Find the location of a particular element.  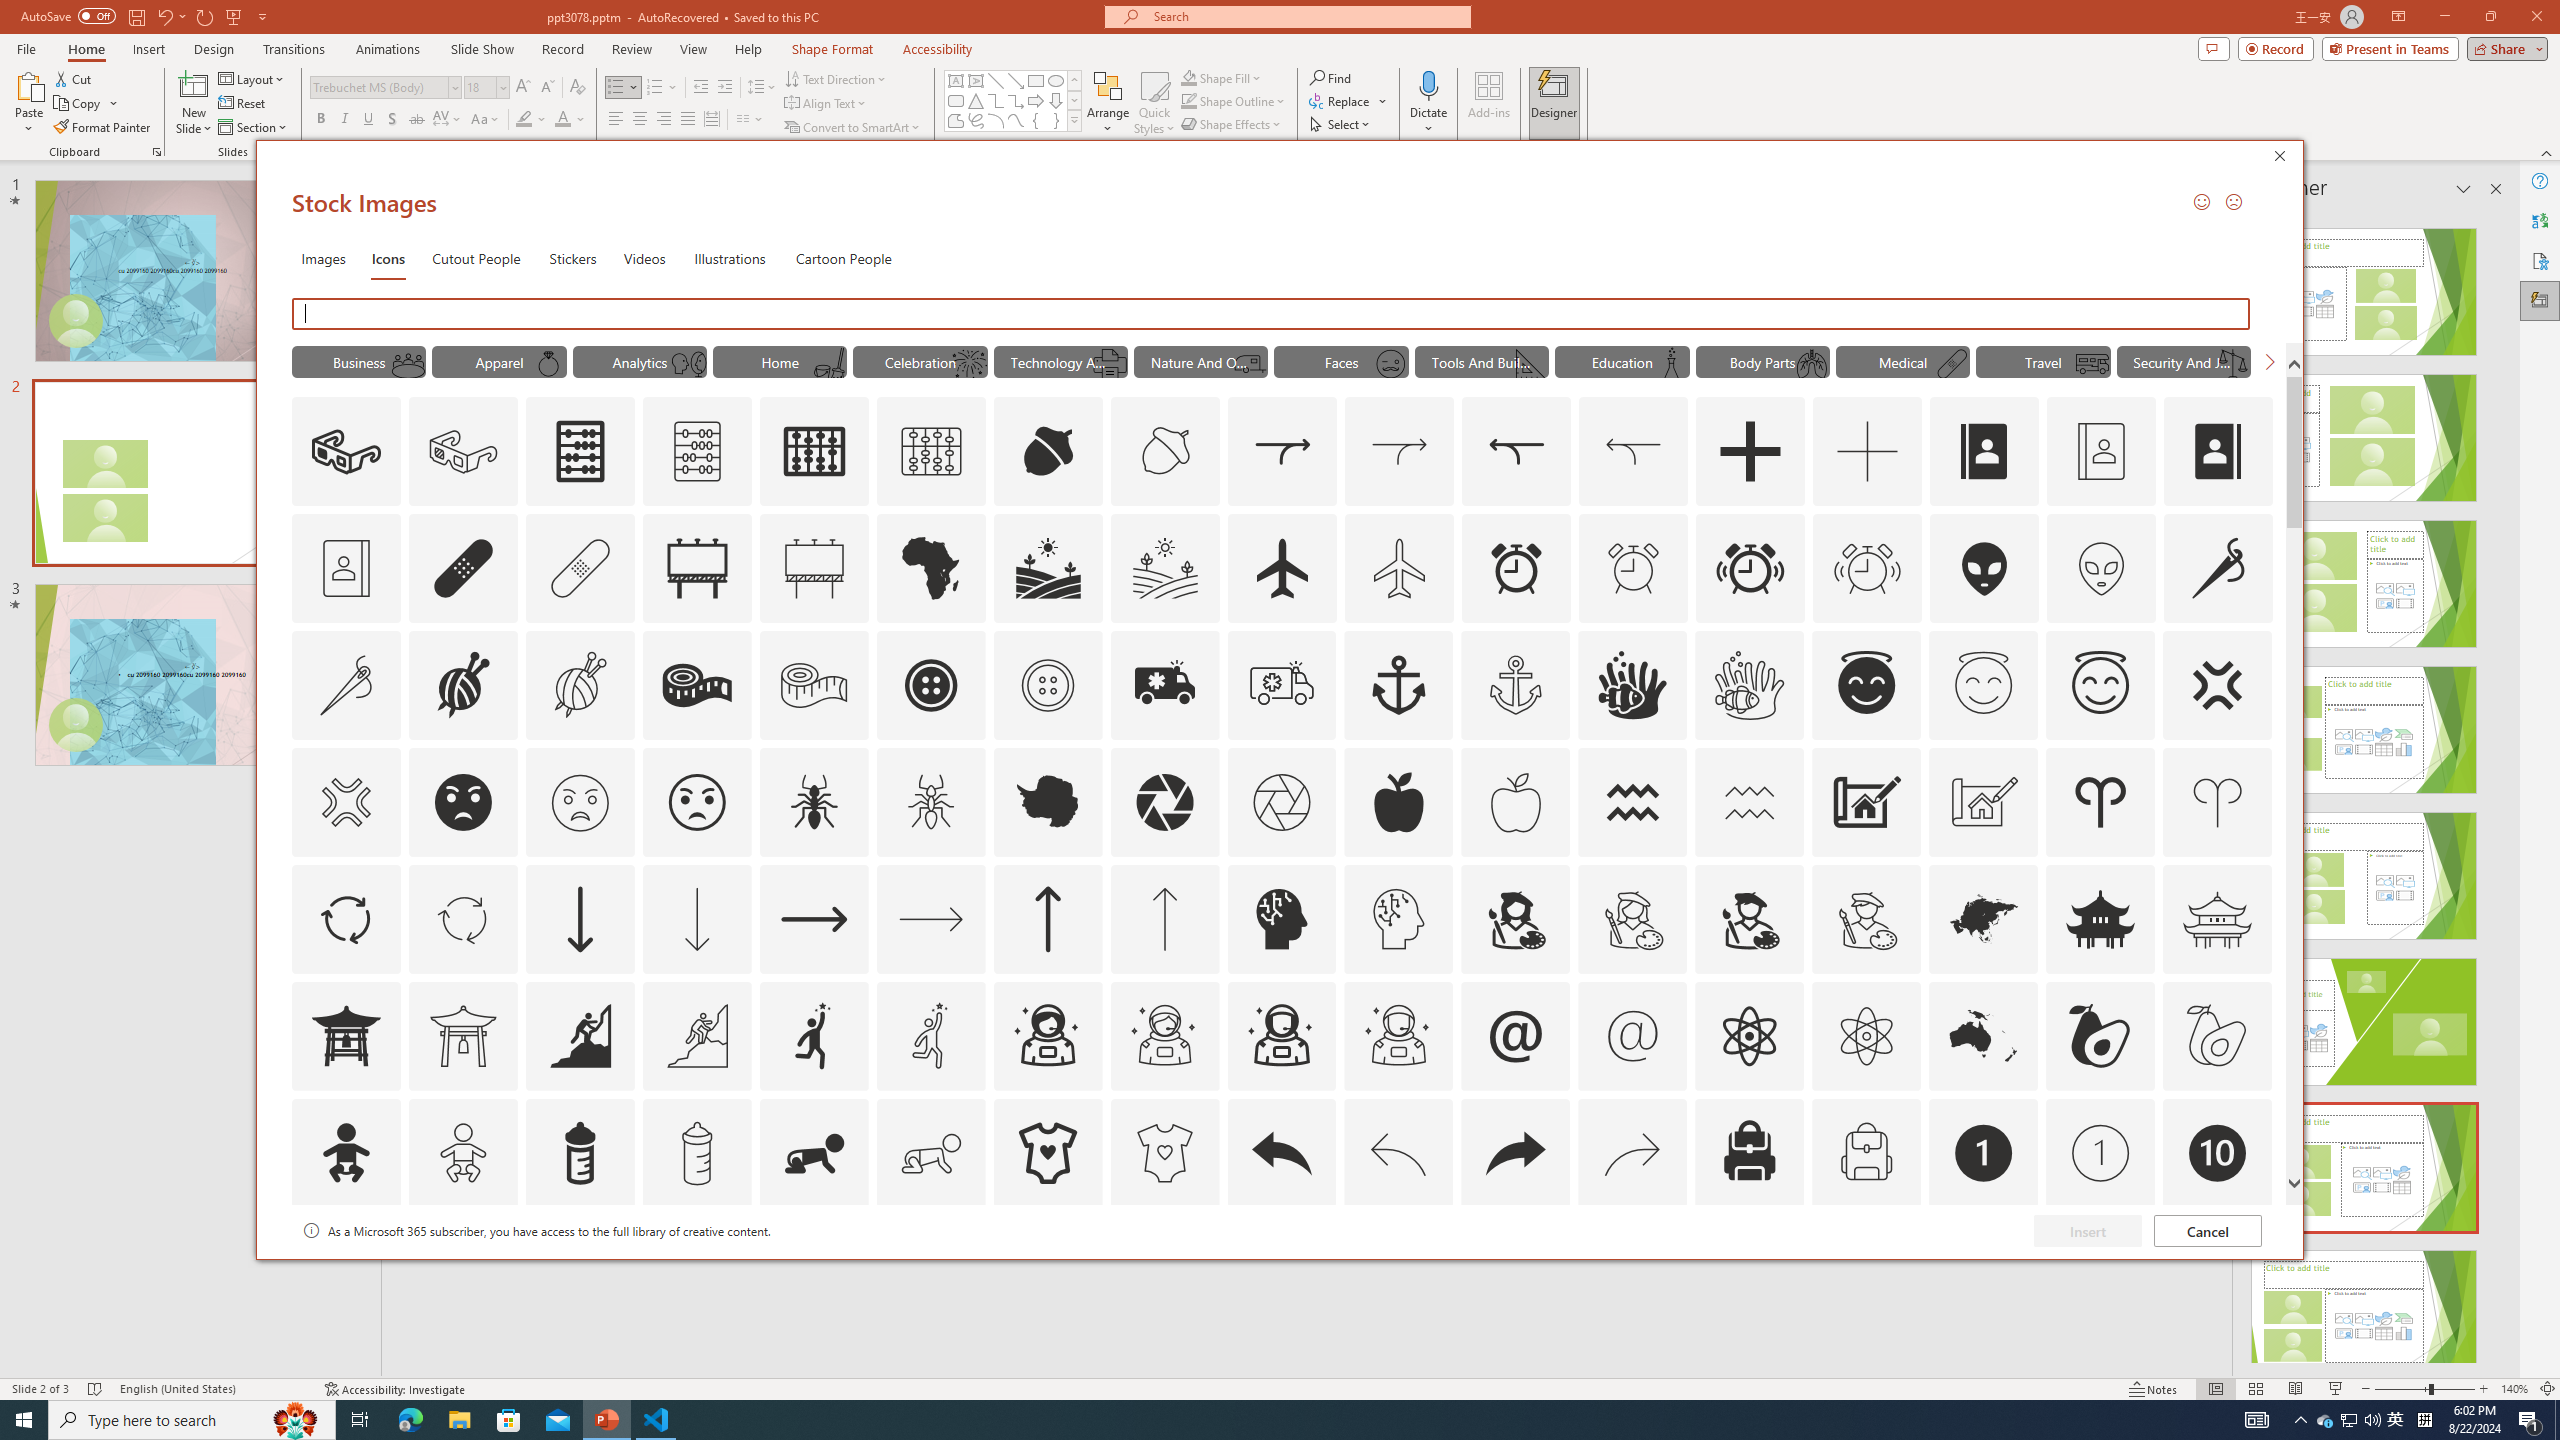

'AutomationID: Icons_MoustacheFace_M' is located at coordinates (1390, 363).